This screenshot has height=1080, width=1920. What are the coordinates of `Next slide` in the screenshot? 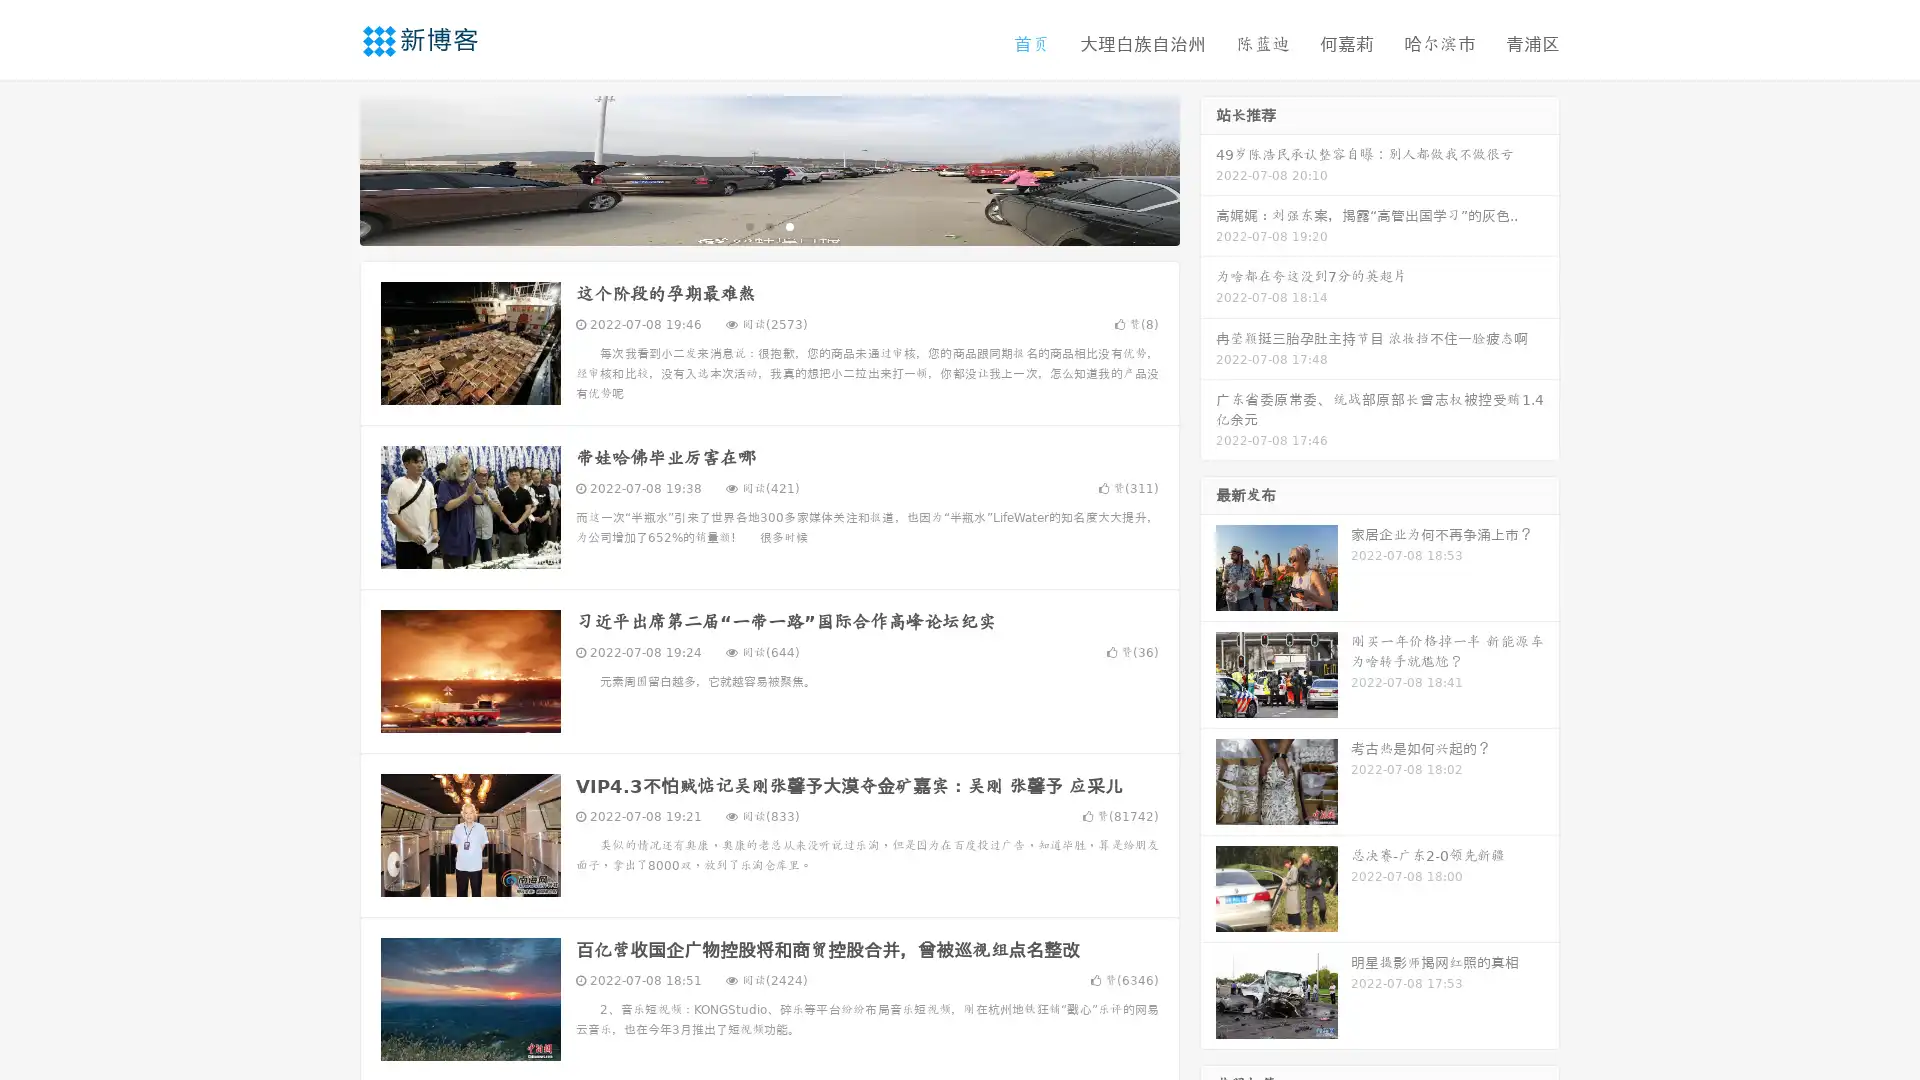 It's located at (1208, 168).